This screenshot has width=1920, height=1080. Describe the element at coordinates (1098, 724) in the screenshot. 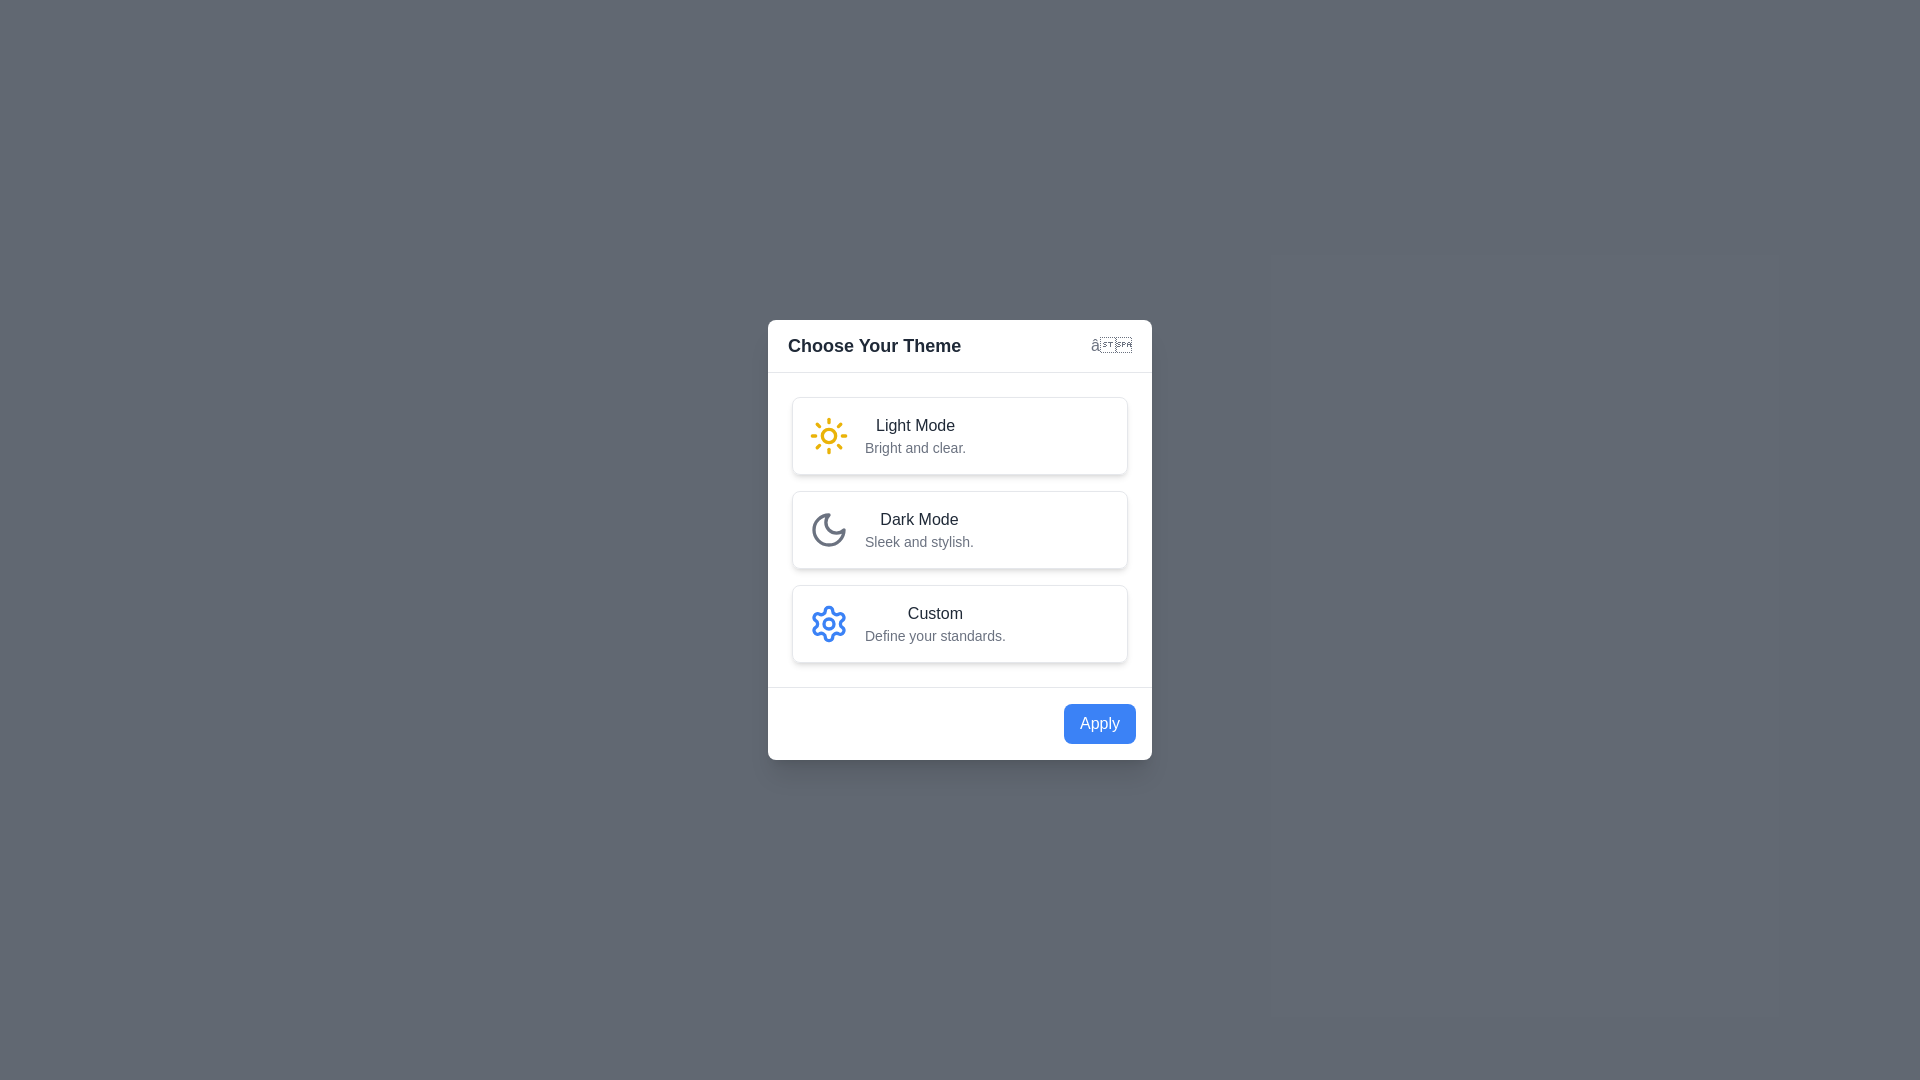

I see `the Apply button to confirm the selected theme` at that location.